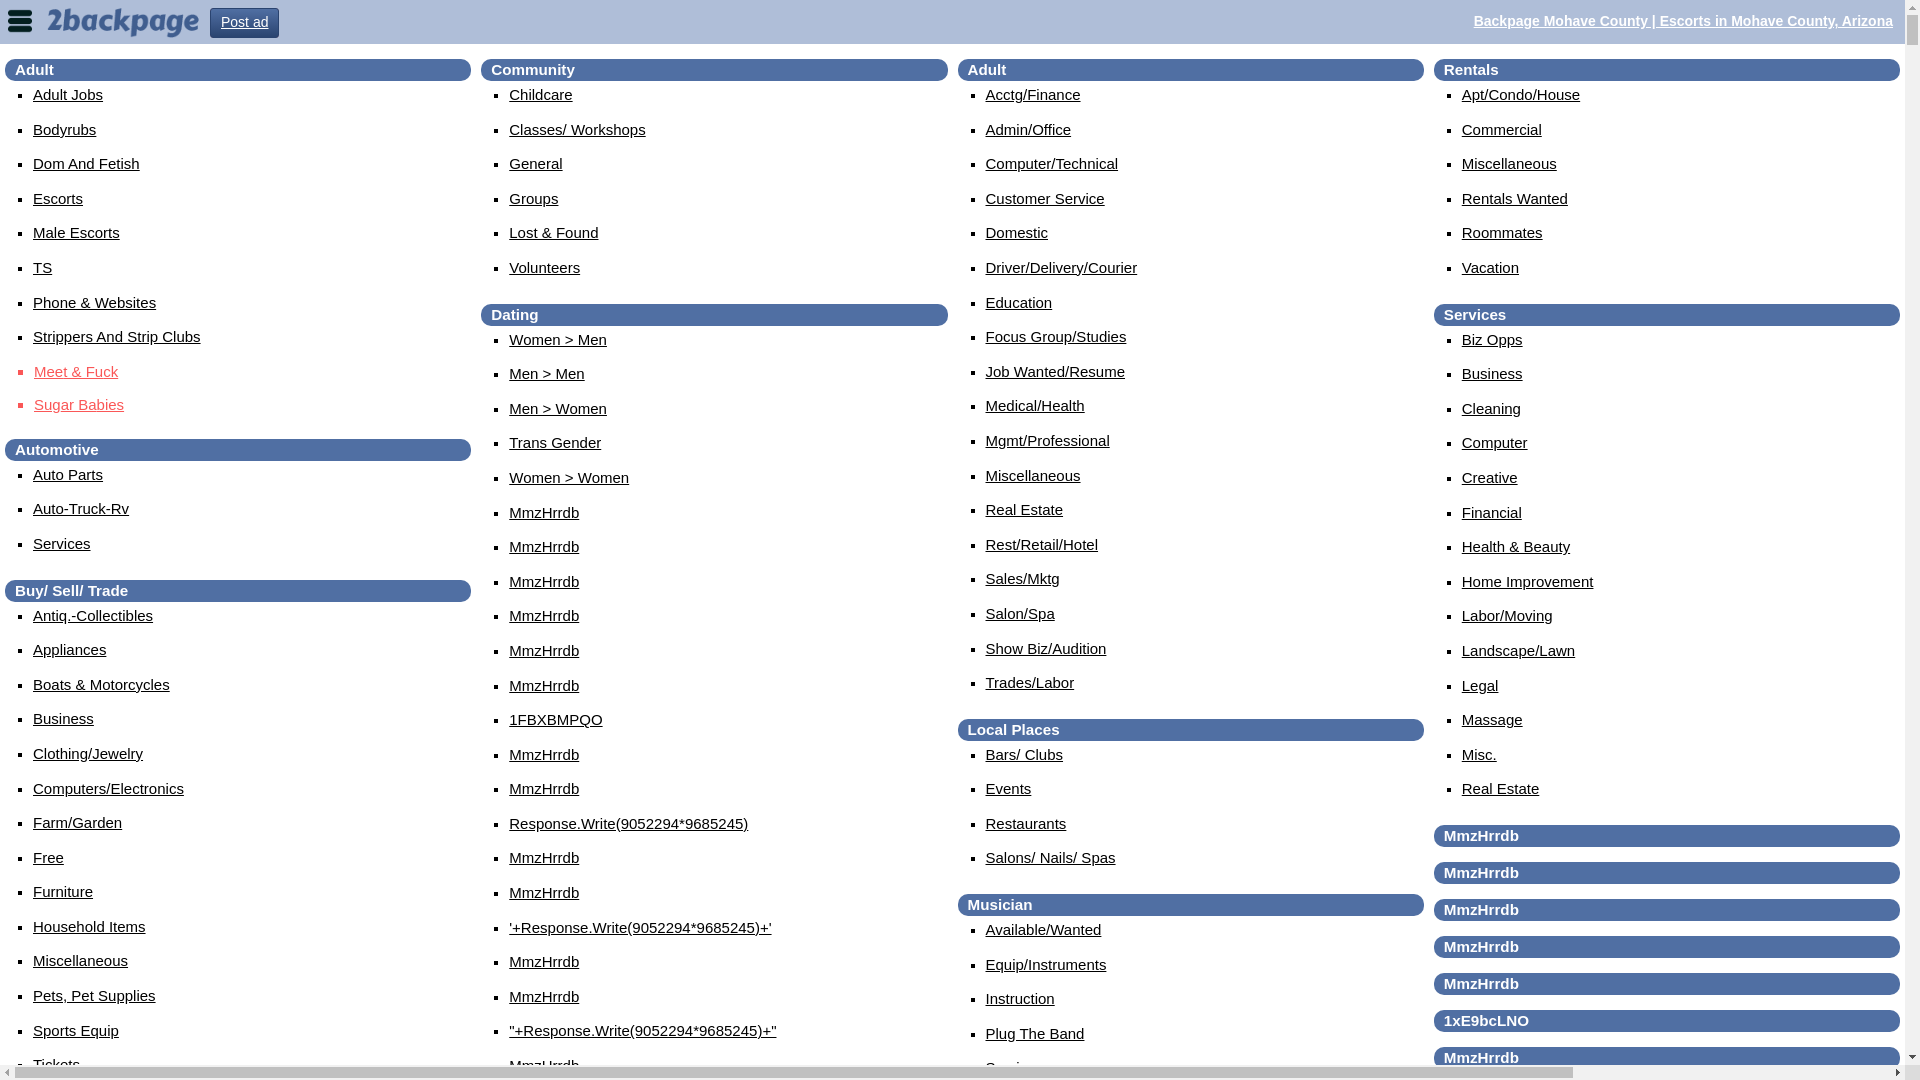  I want to click on 'Adult Jobs', so click(67, 94).